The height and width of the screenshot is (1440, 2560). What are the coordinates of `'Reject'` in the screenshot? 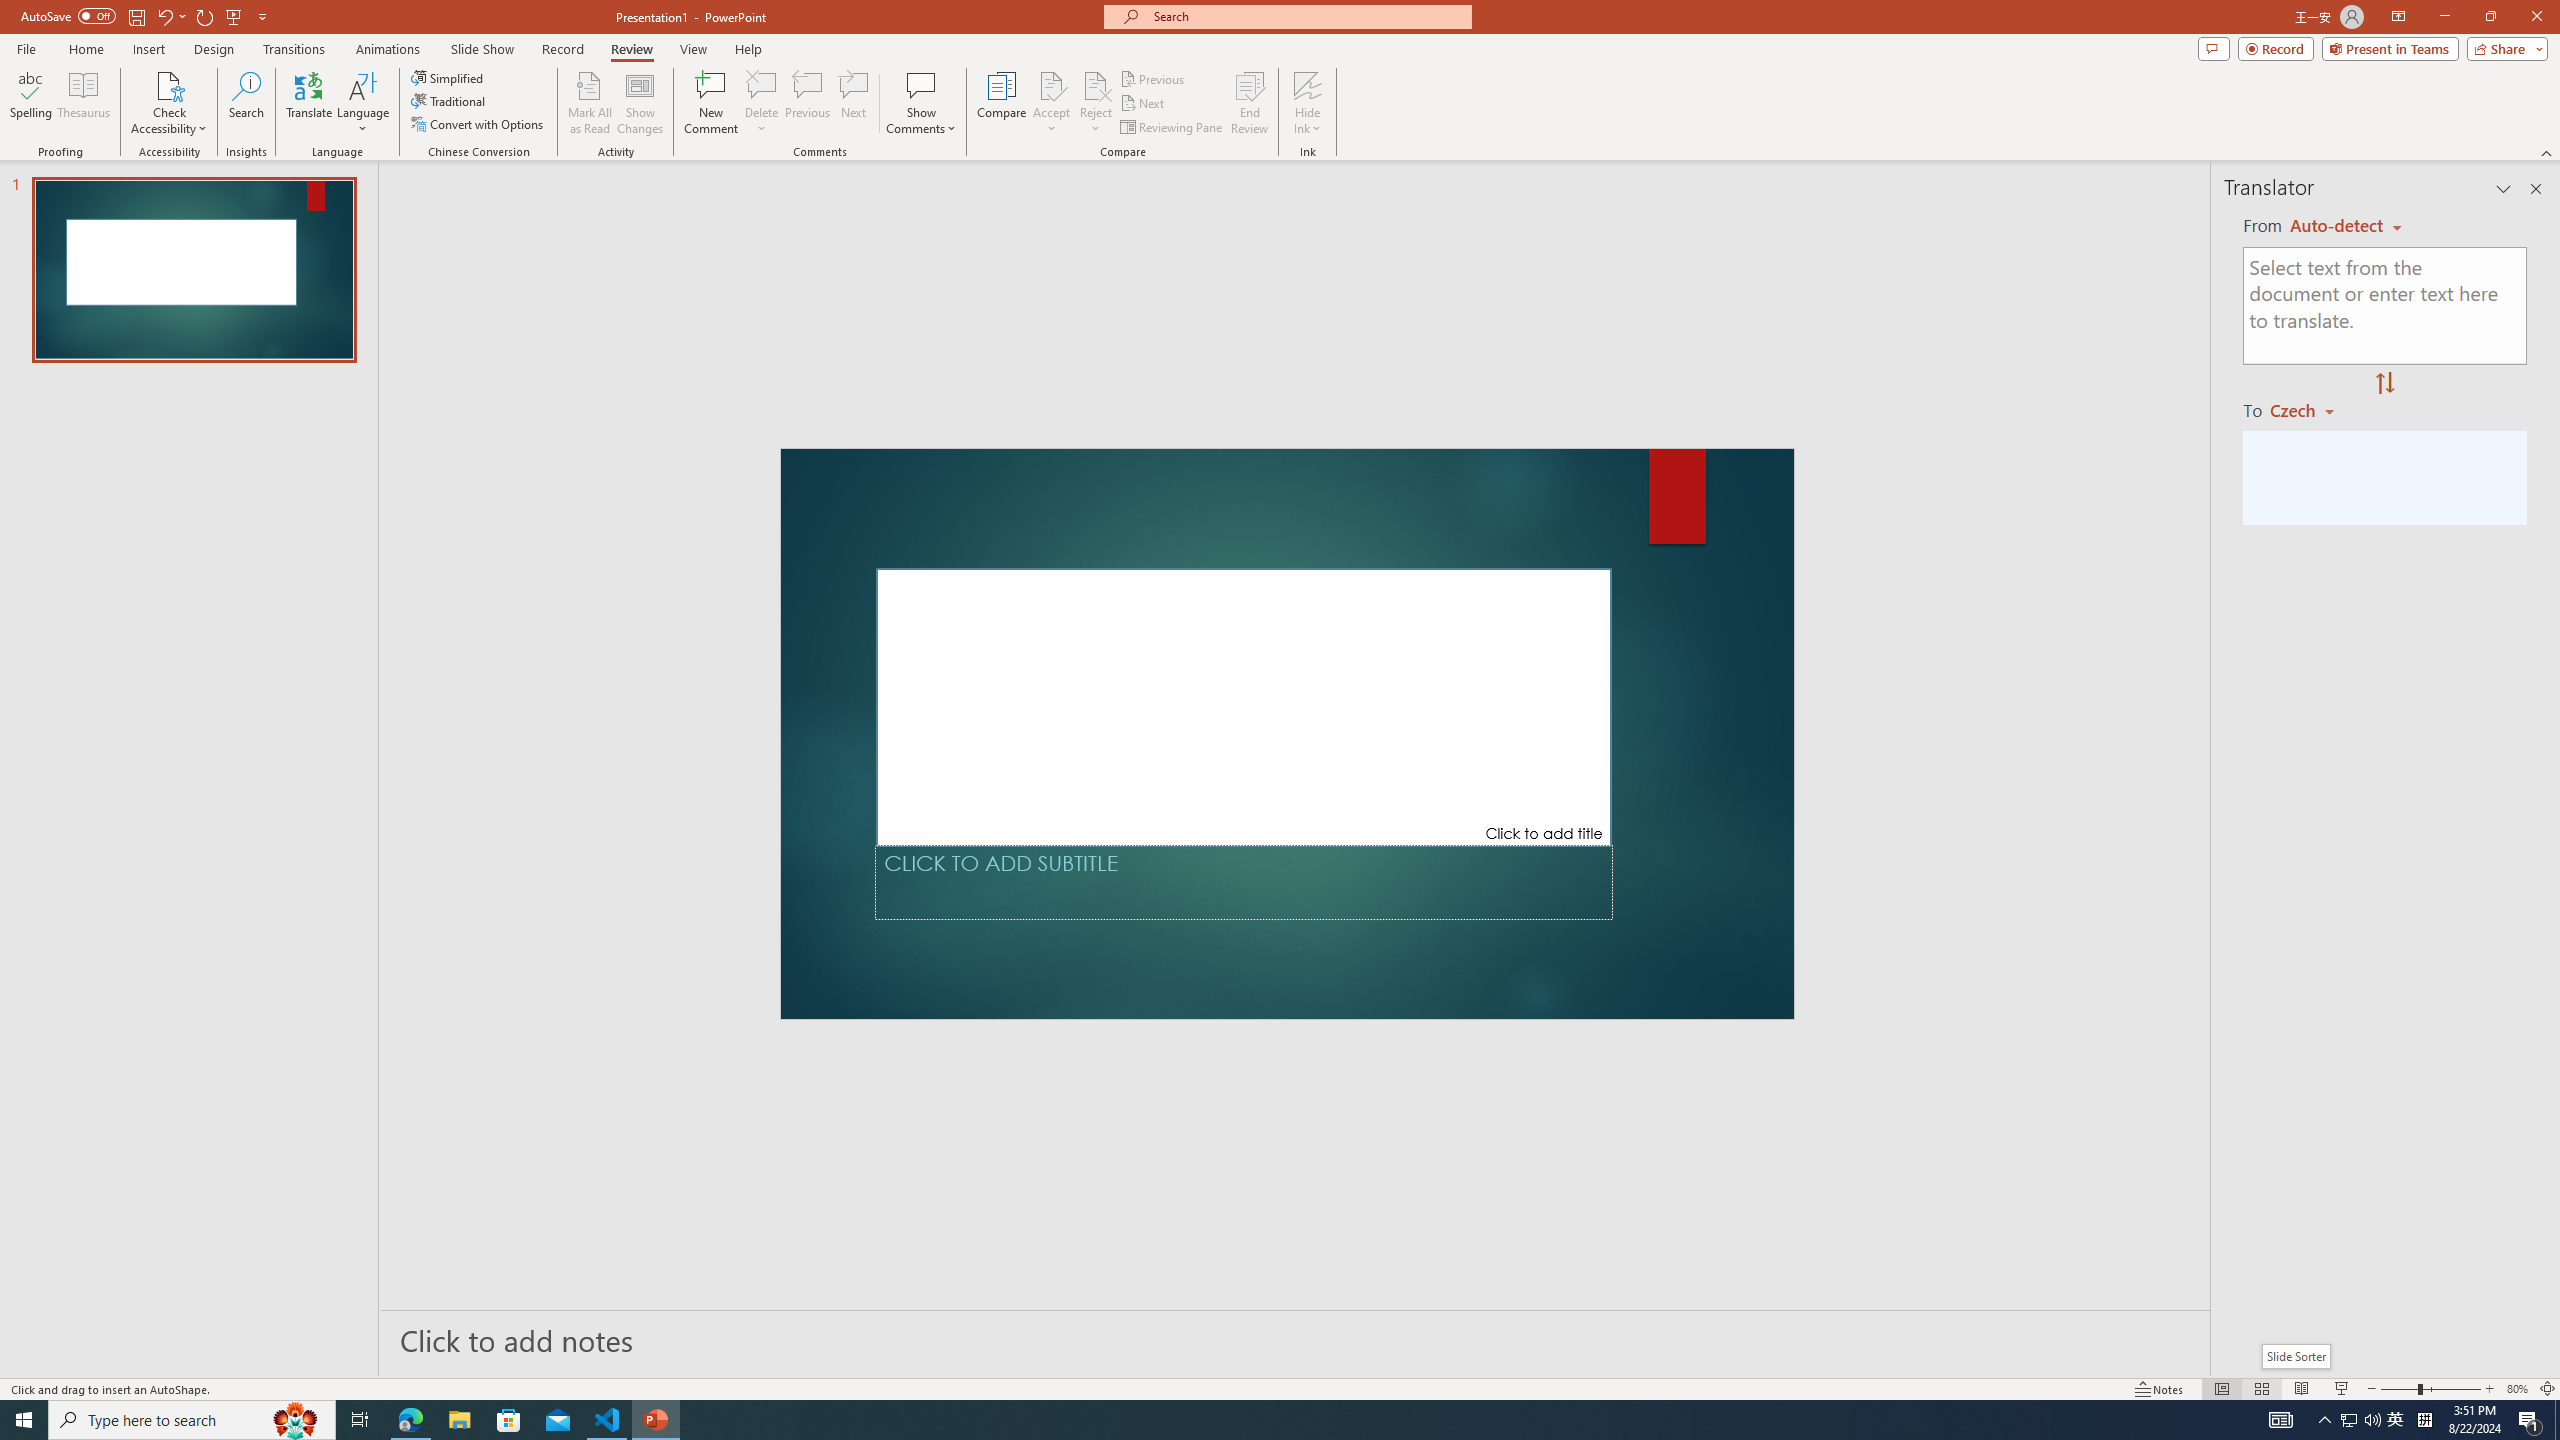 It's located at (1094, 103).